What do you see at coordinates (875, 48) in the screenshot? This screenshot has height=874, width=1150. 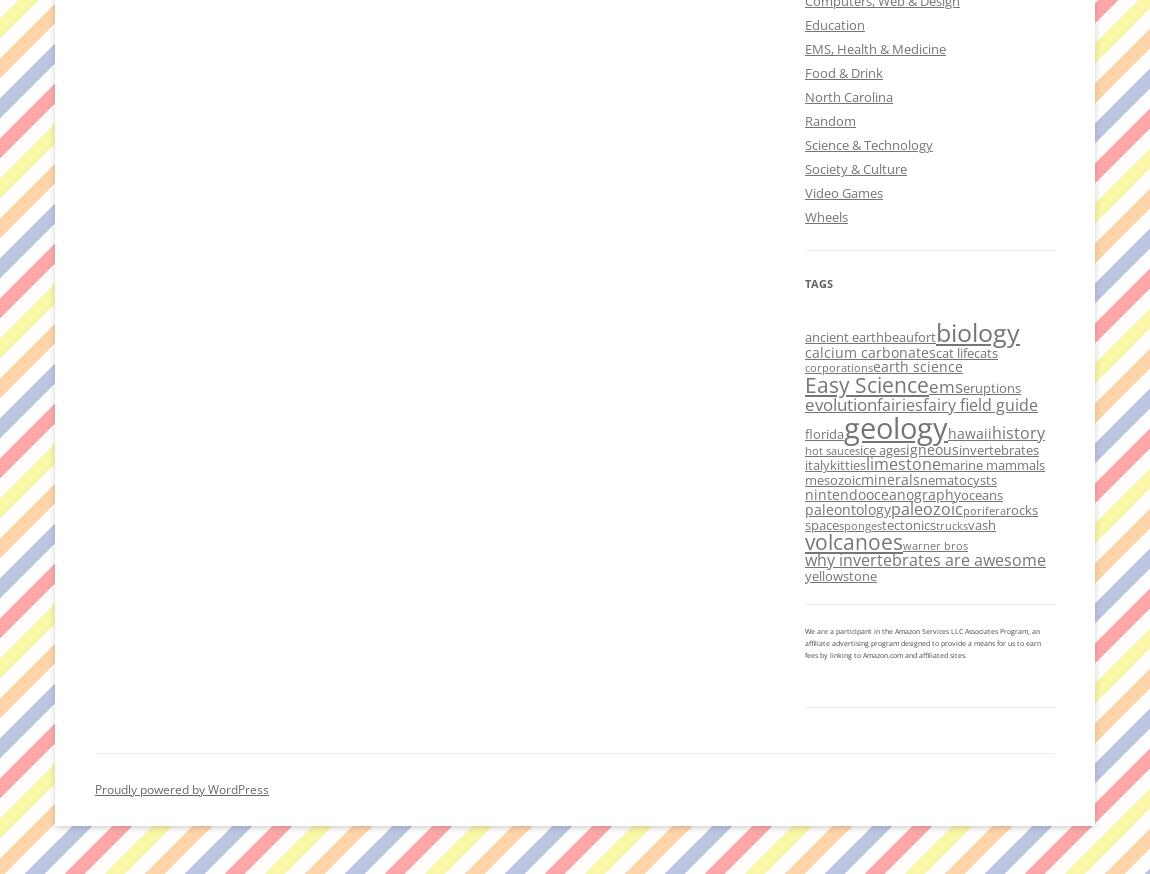 I see `'EMS, Health & Medicine'` at bounding box center [875, 48].